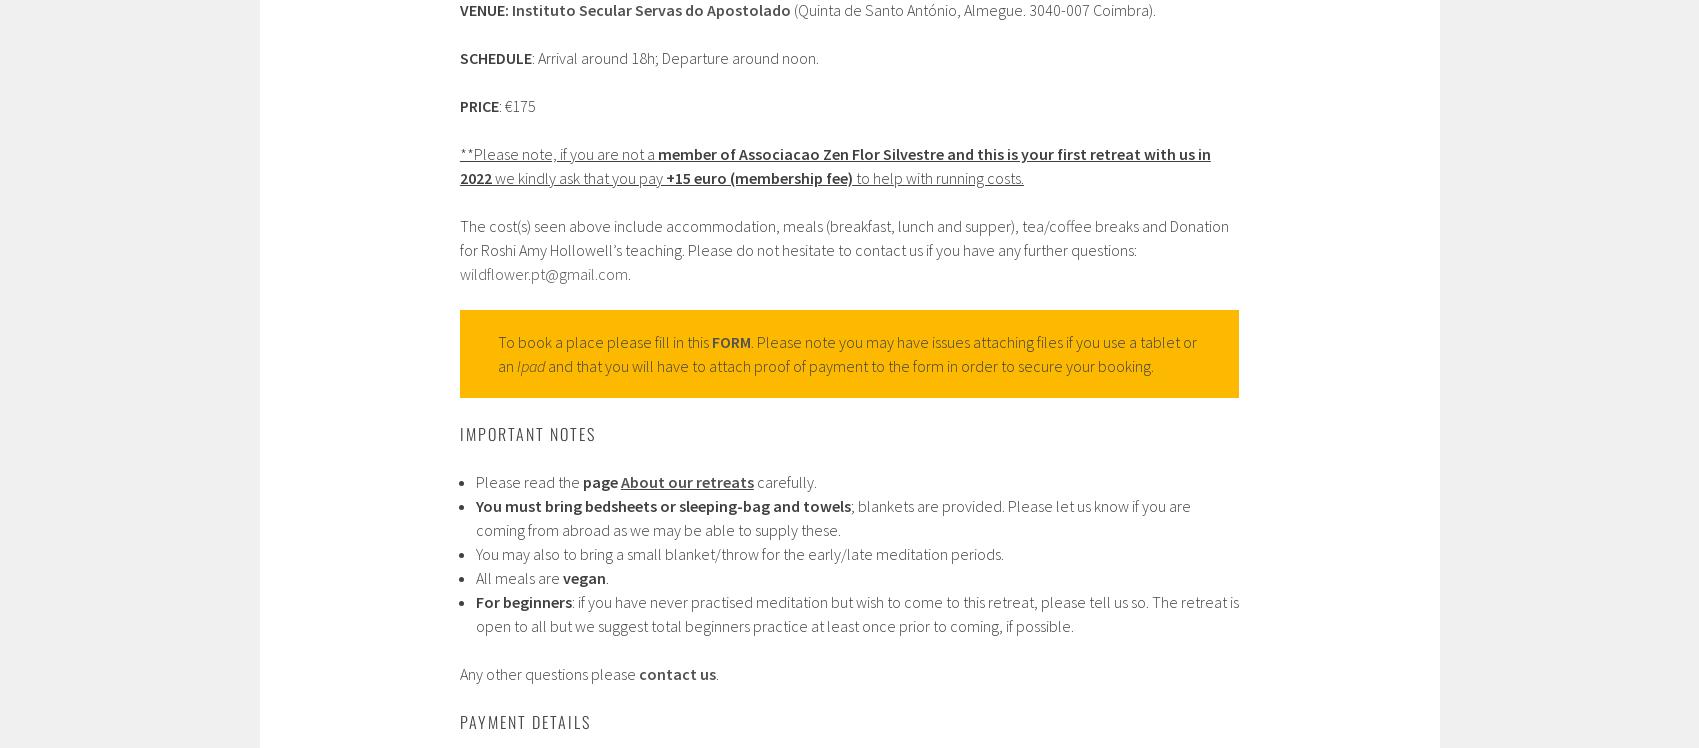  I want to click on ': €175', so click(515, 105).